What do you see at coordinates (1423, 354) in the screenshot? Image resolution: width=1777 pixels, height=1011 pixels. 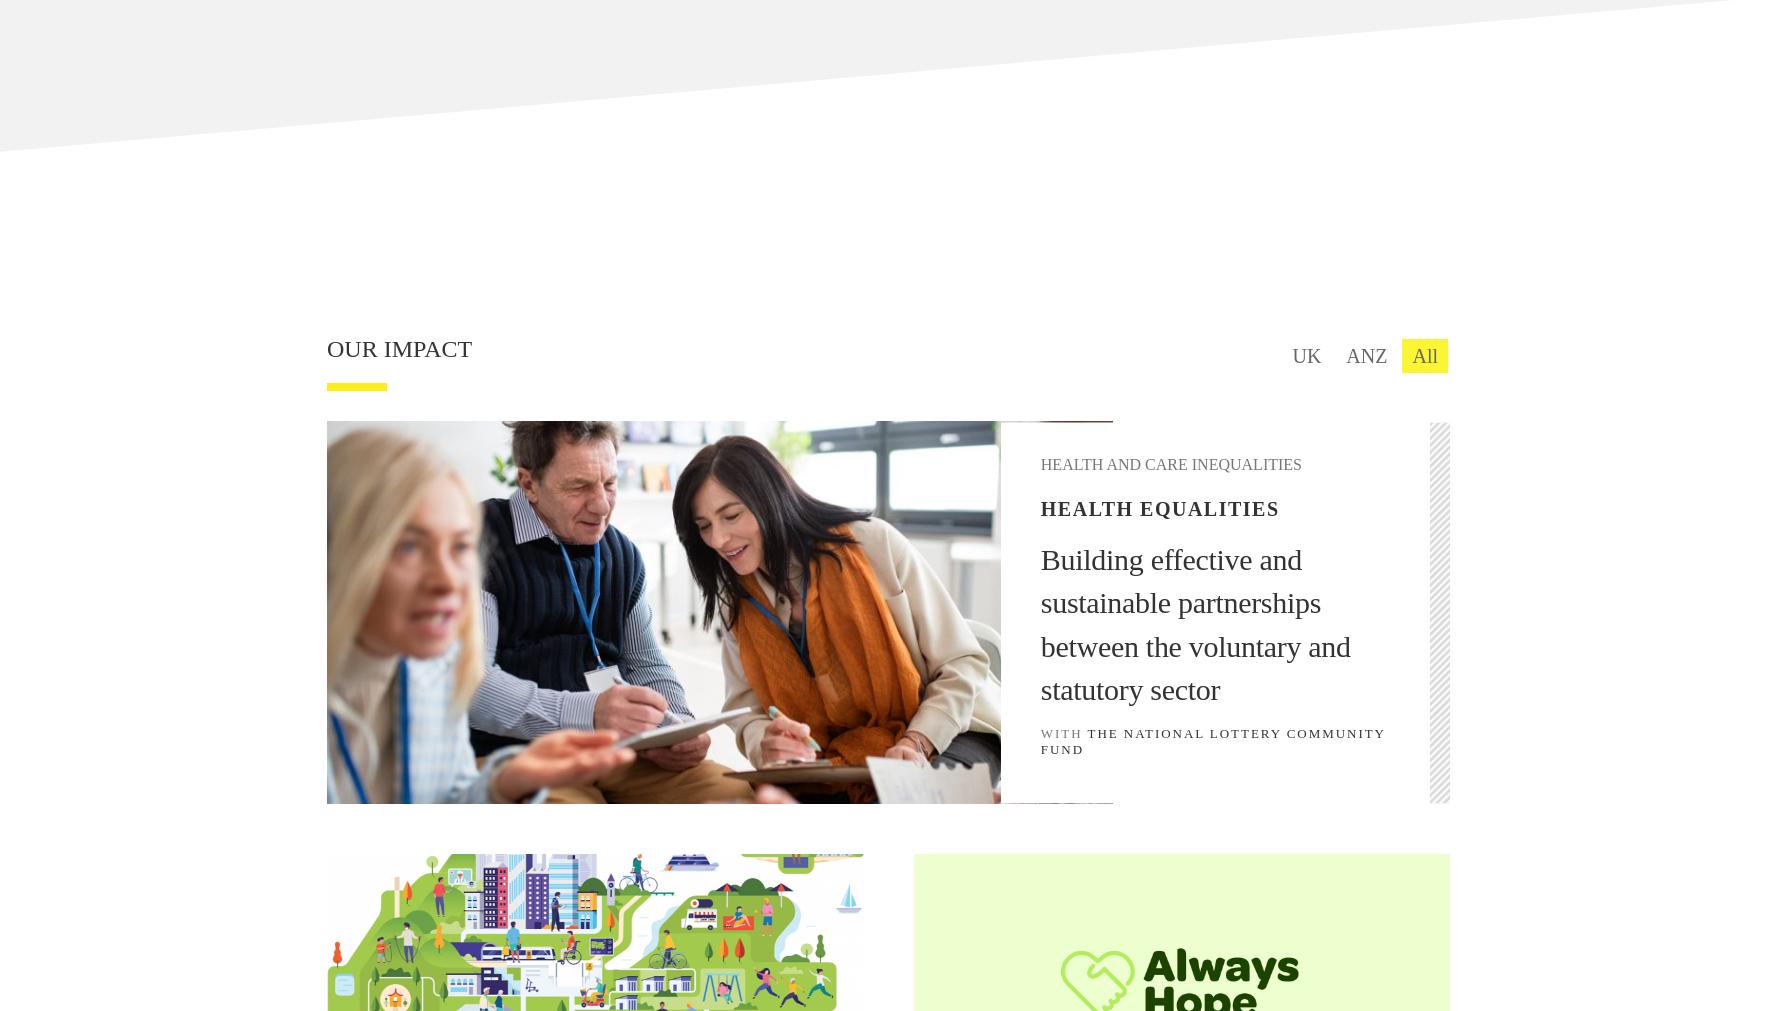 I see `'All'` at bounding box center [1423, 354].